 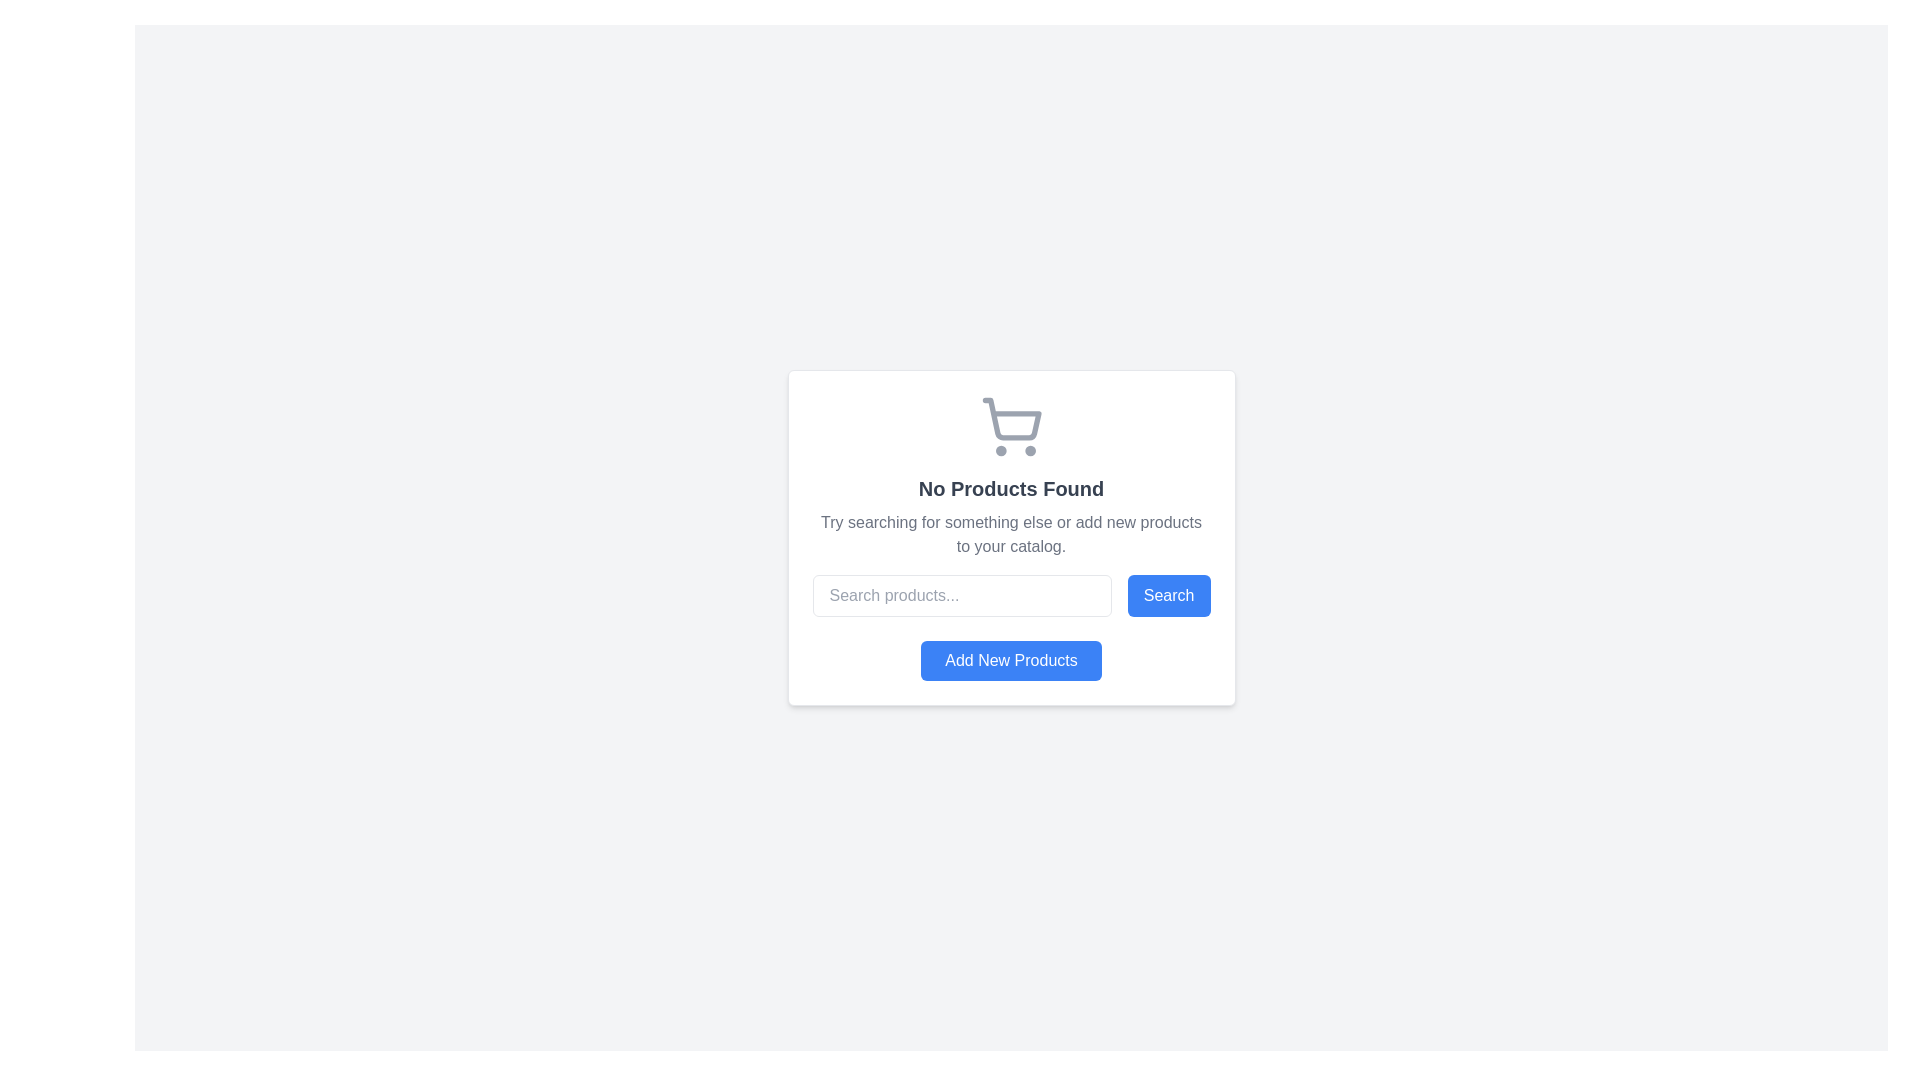 What do you see at coordinates (1011, 660) in the screenshot?
I see `the button that allows users to add new products to their catalog, located below the search input field and the text 'Try searching for something else or add new products to your catalog.'` at bounding box center [1011, 660].